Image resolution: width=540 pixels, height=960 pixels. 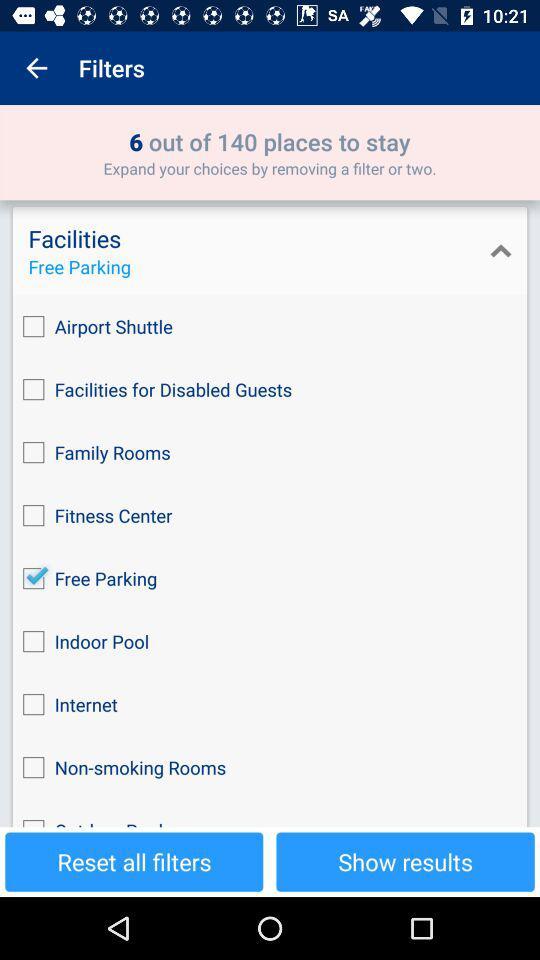 I want to click on checkbox above the non-smoking rooms item, so click(x=270, y=704).